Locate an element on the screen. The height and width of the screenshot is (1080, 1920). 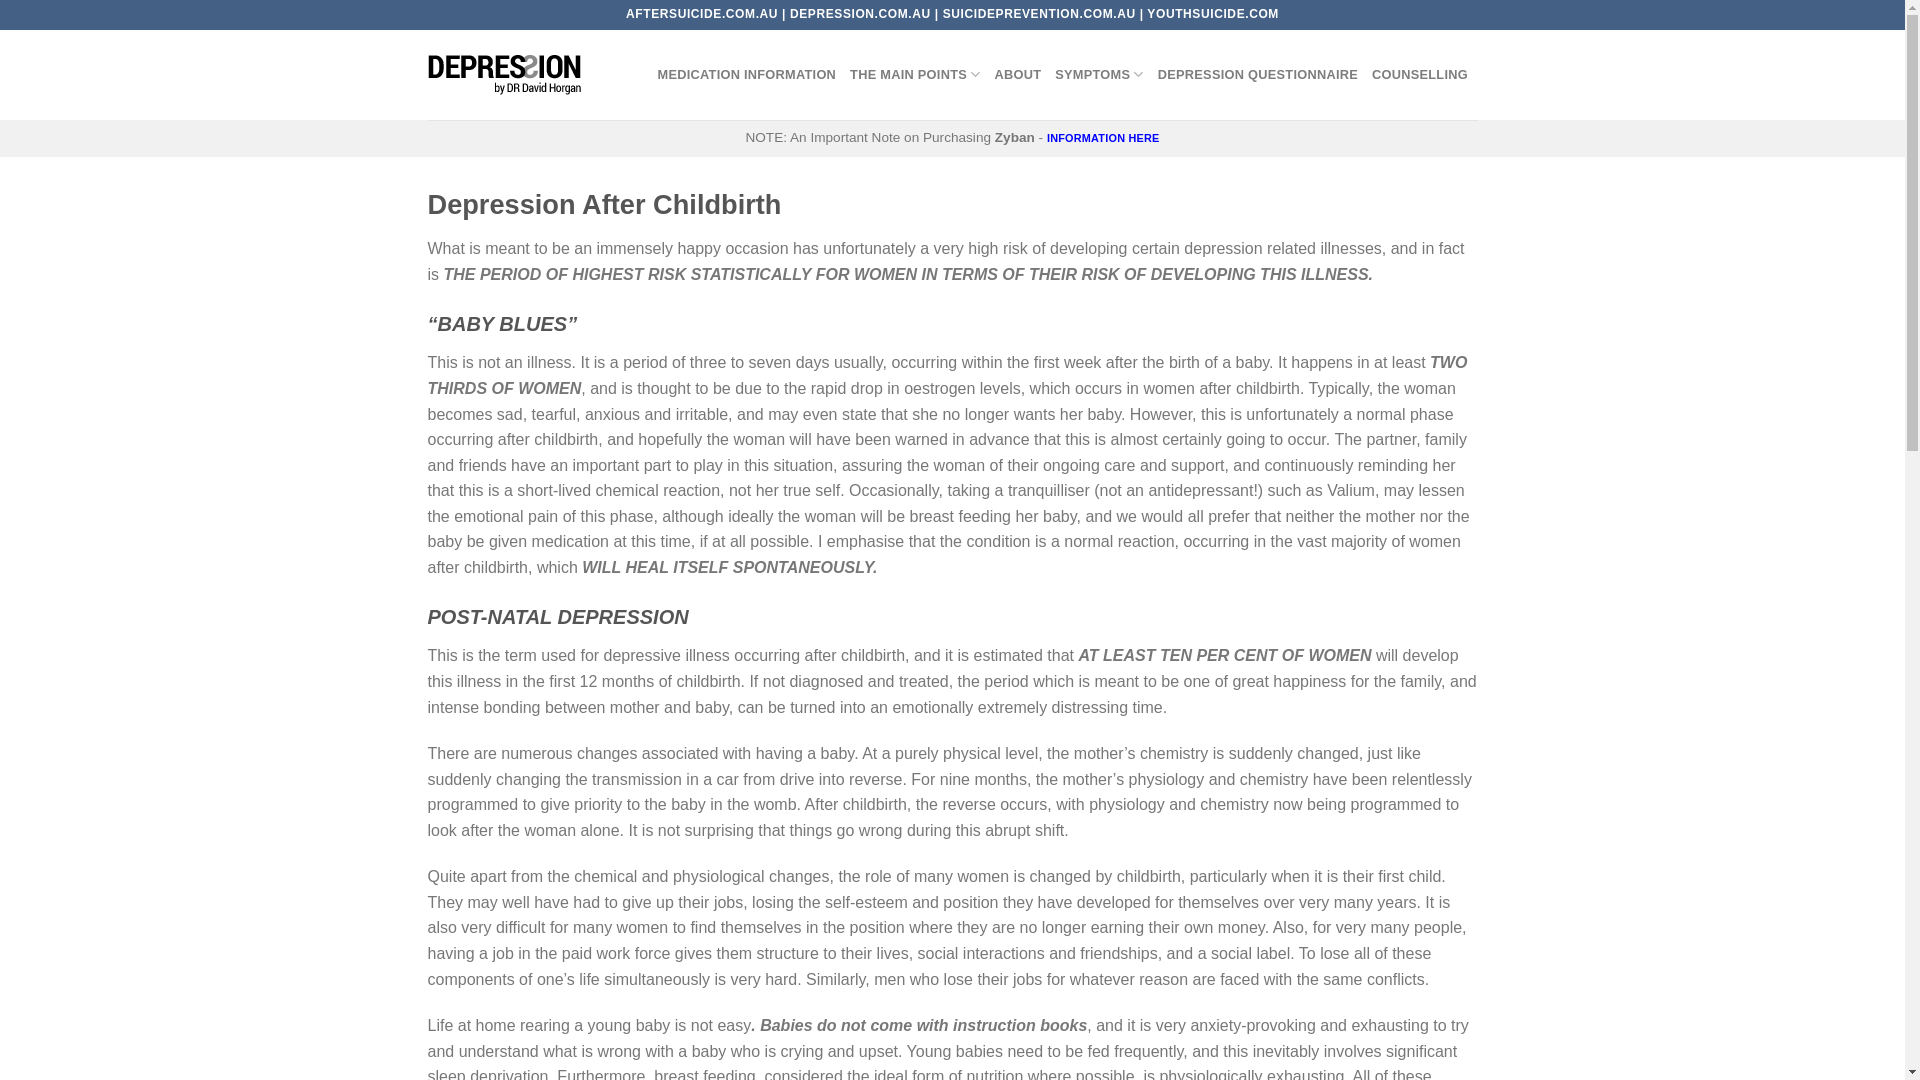
'SYMPTOMS' is located at coordinates (1054, 73).